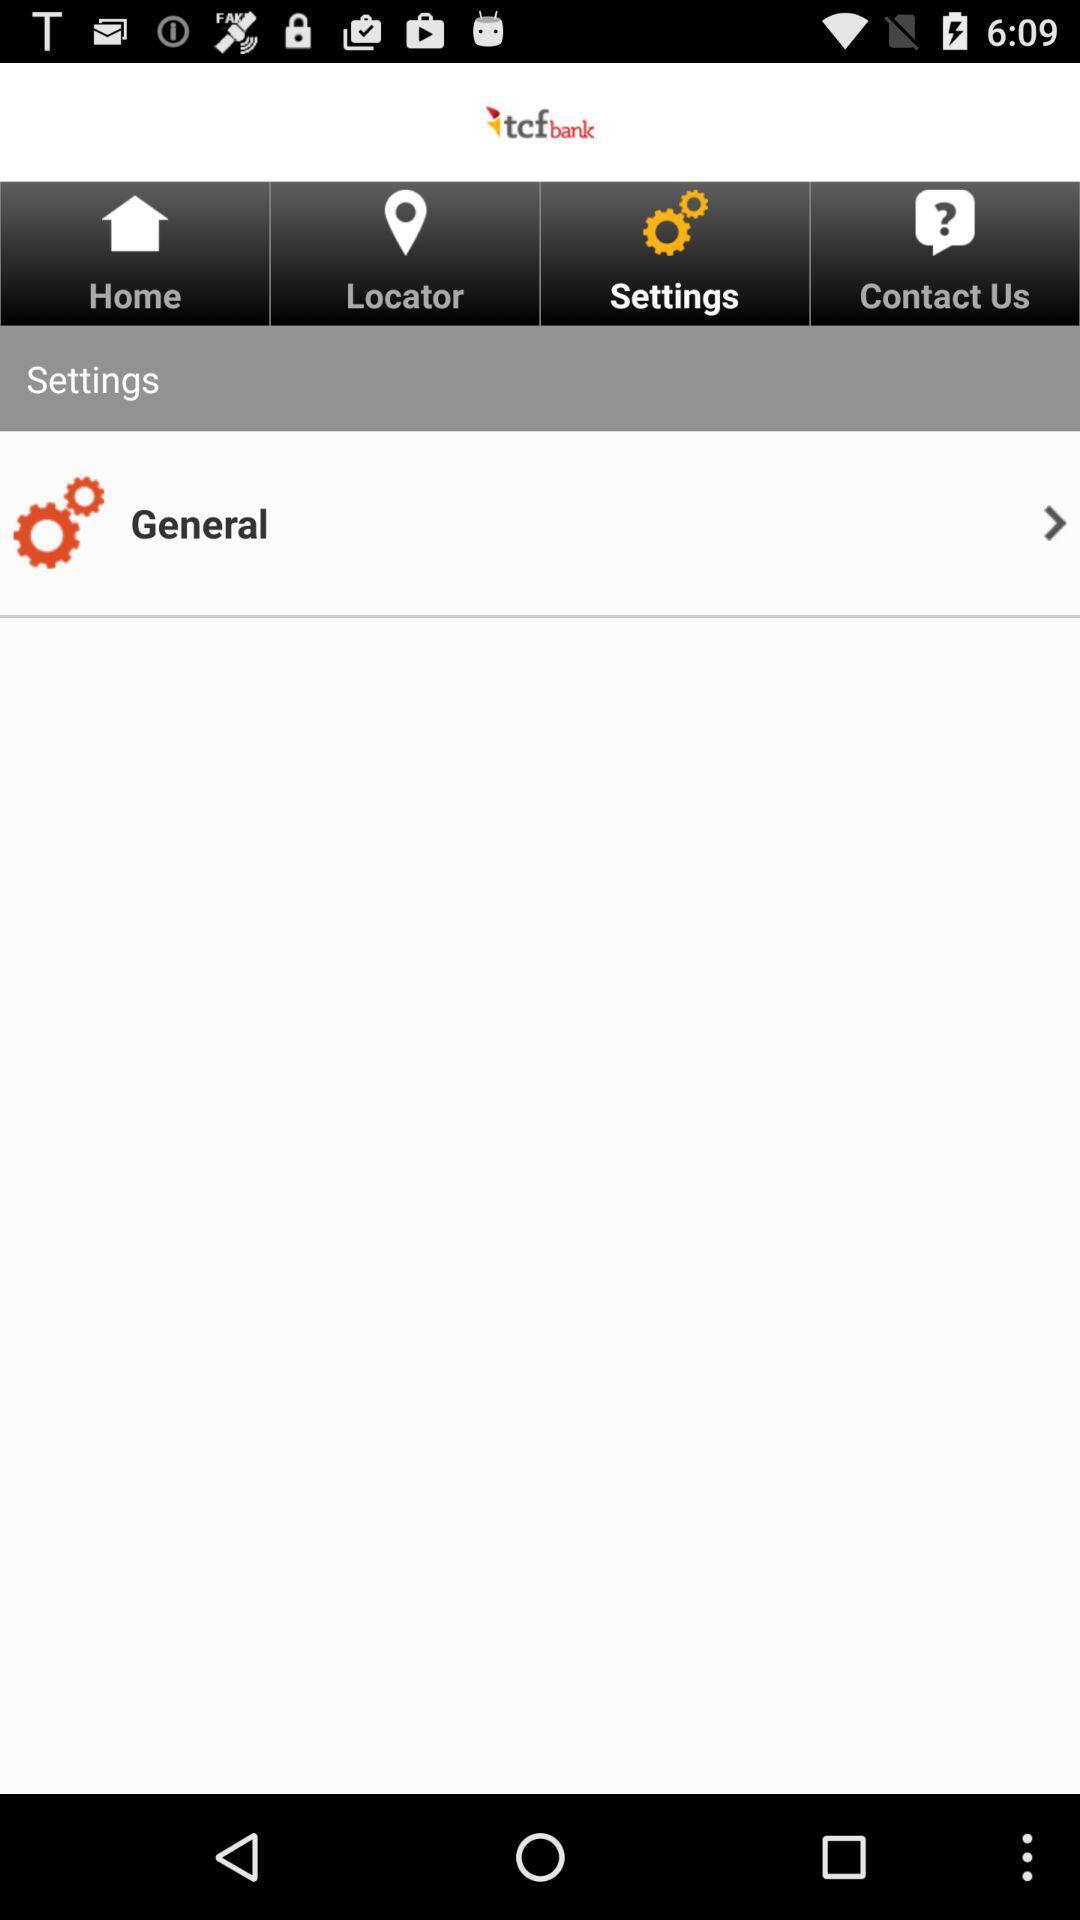 The image size is (1080, 1920). What do you see at coordinates (1054, 523) in the screenshot?
I see `app to the right of general item` at bounding box center [1054, 523].